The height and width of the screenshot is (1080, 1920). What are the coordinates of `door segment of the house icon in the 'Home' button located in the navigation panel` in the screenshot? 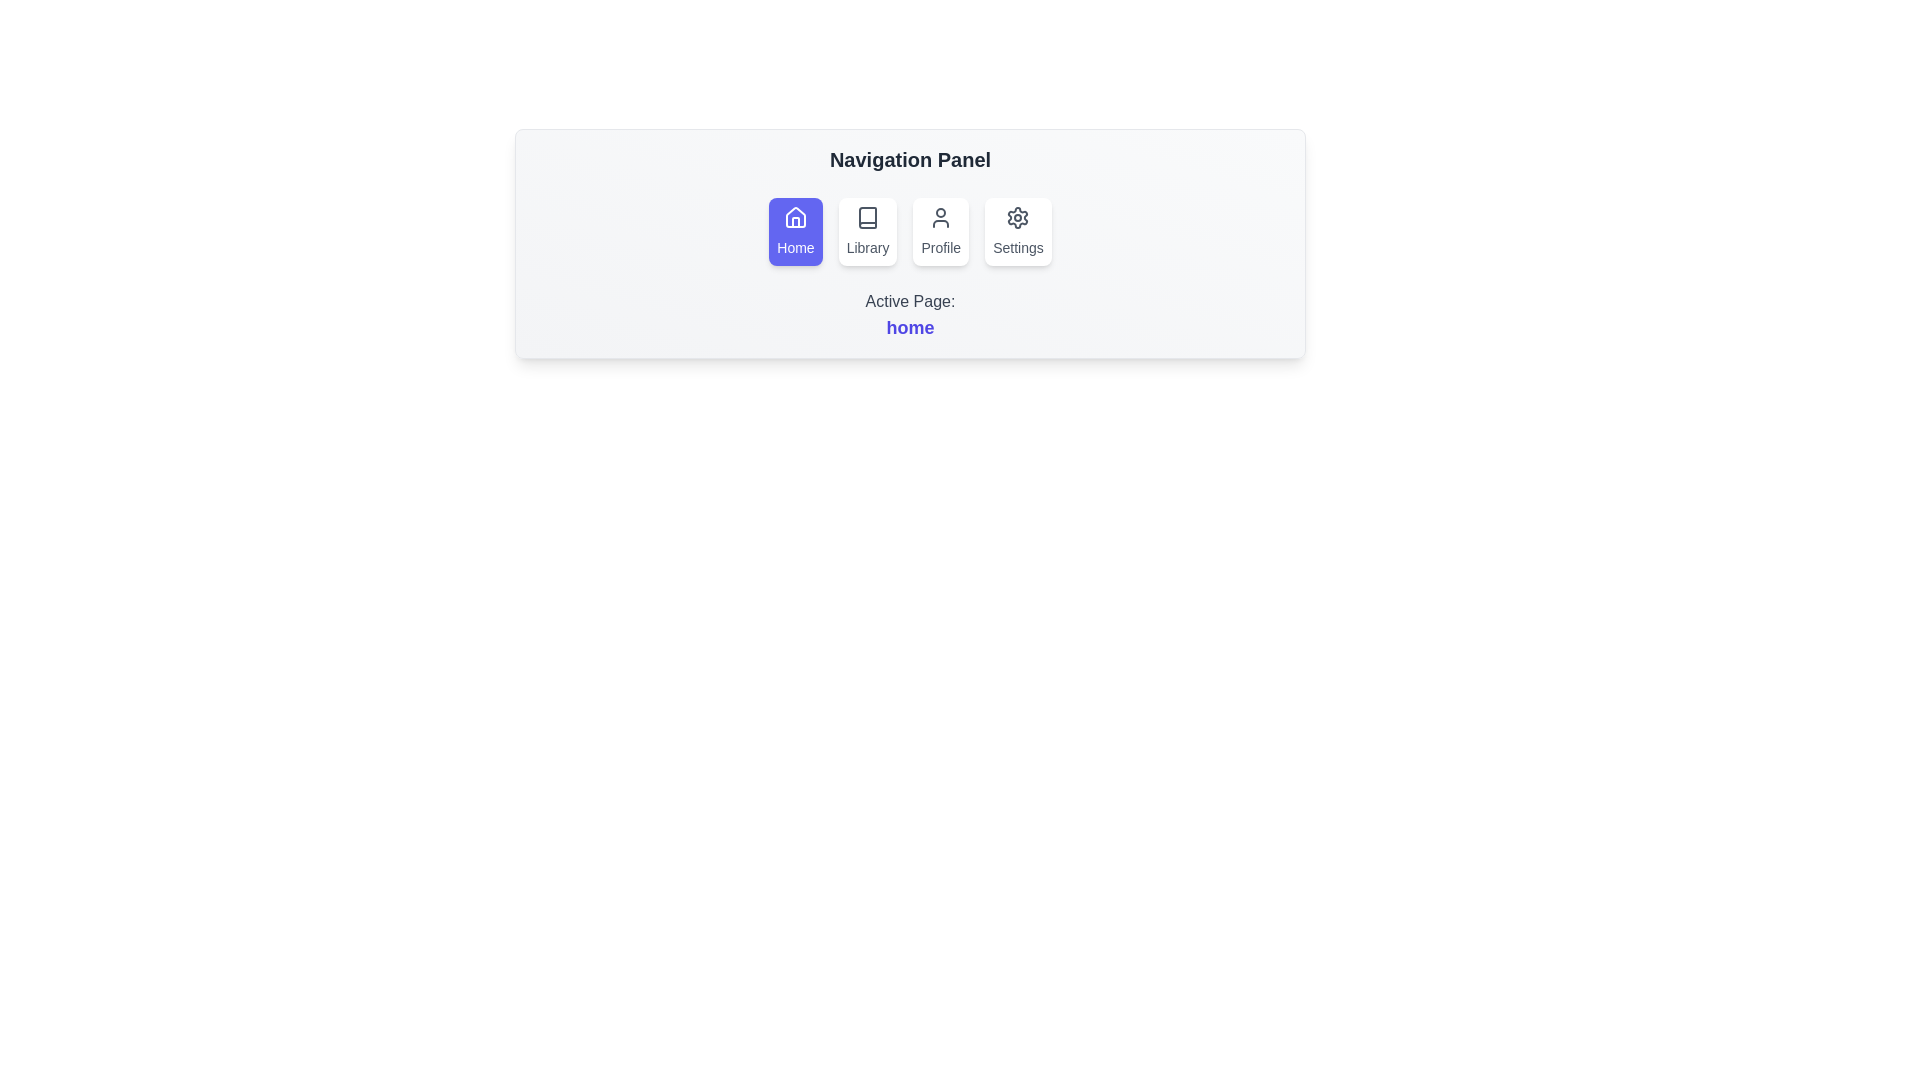 It's located at (795, 222).